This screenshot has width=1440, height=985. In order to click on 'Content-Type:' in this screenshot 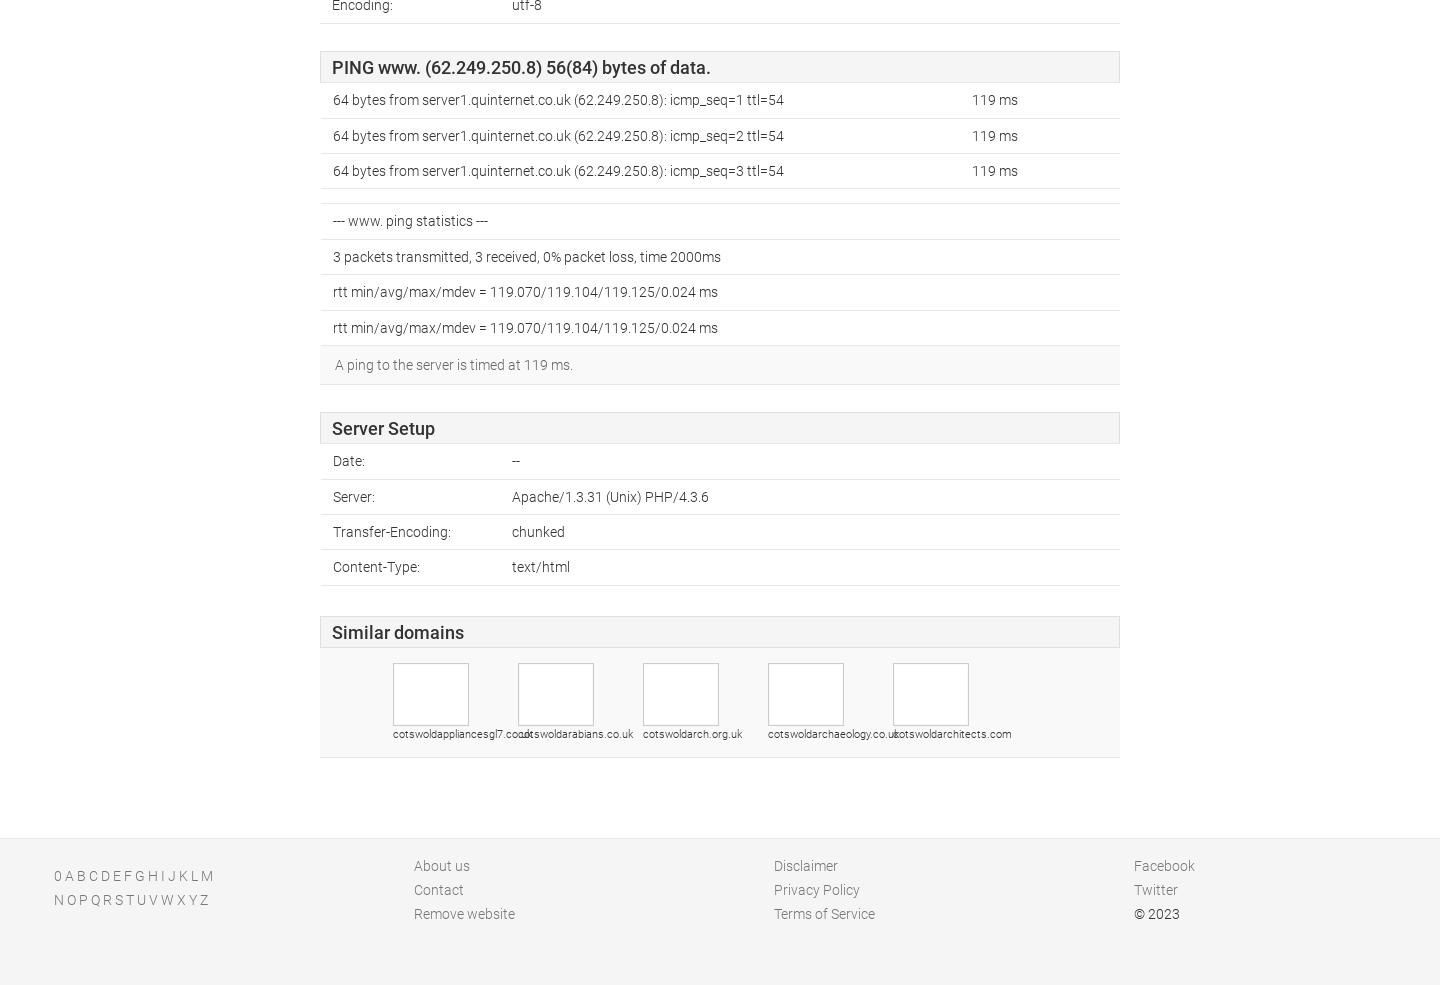, I will do `click(374, 566)`.